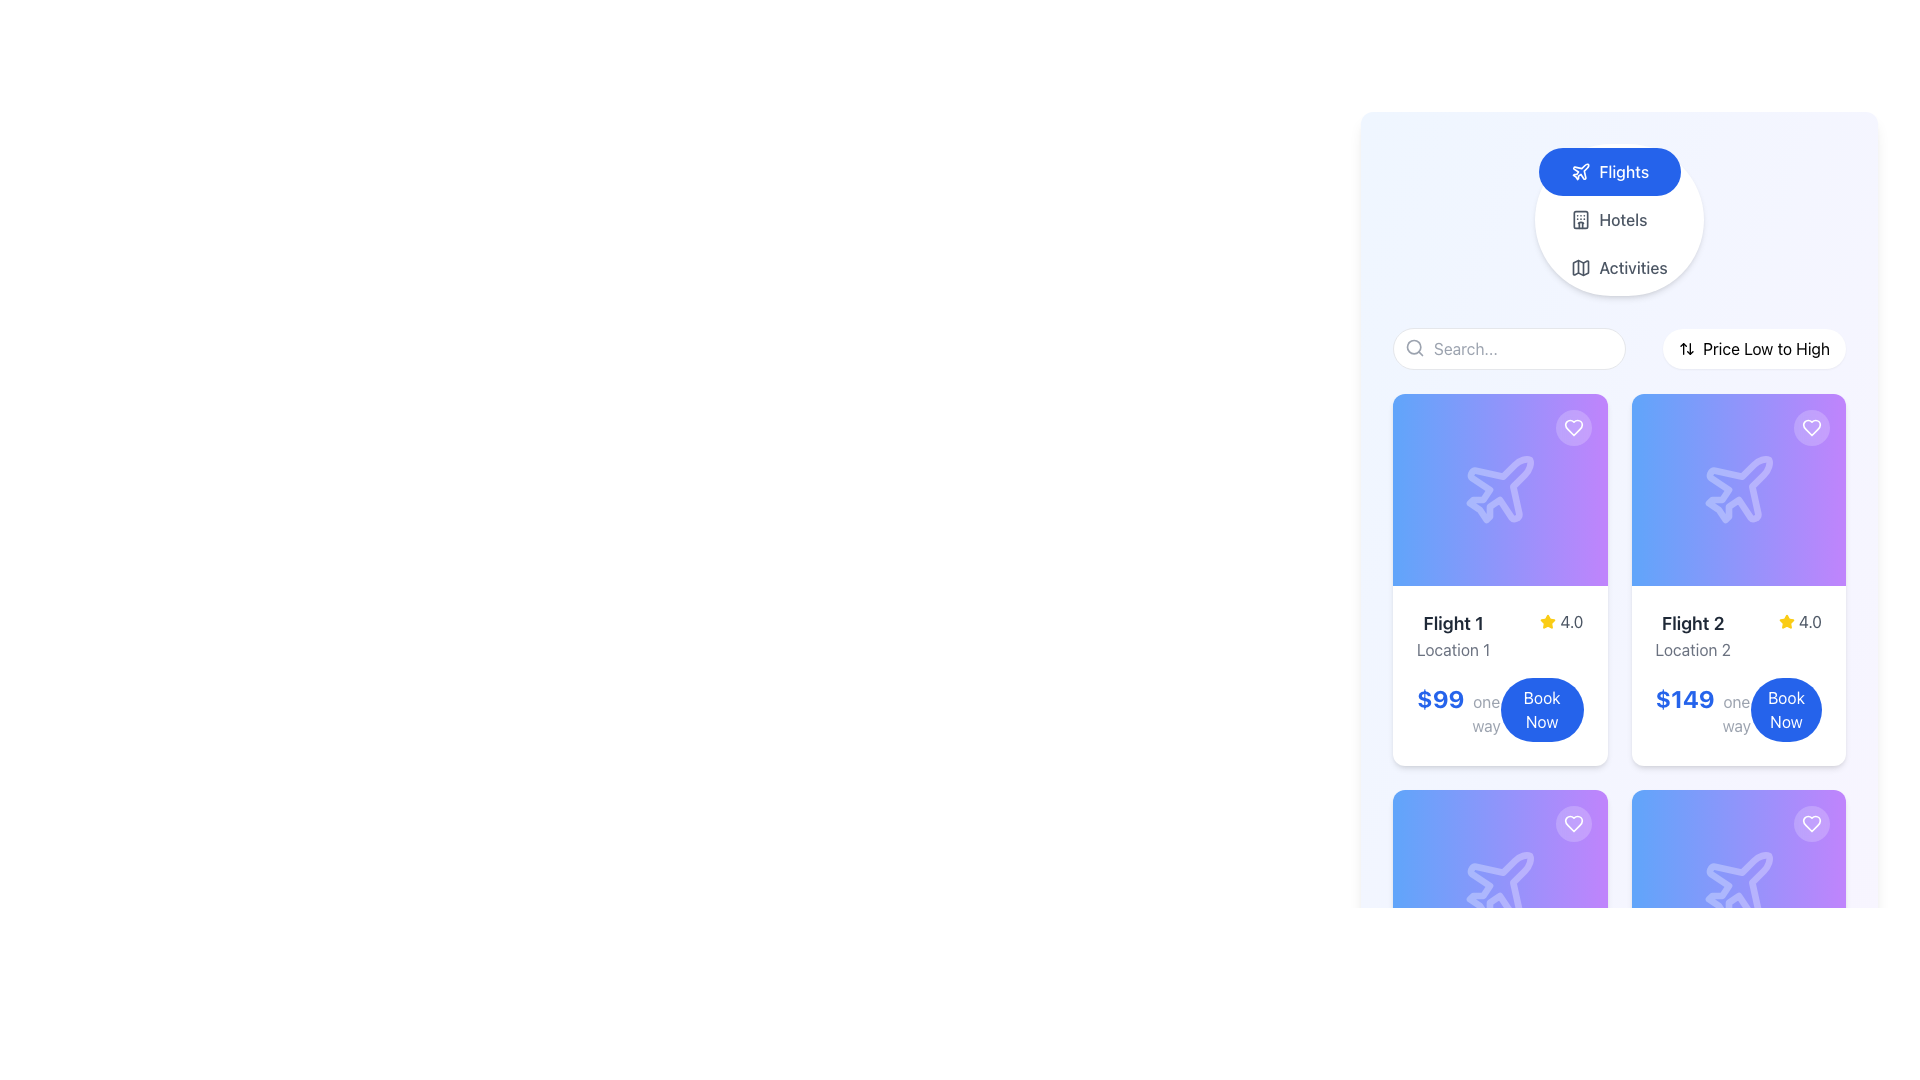 The image size is (1920, 1080). What do you see at coordinates (1624, 171) in the screenshot?
I see `the 'Flights' navigation button, which is styled in bold white text on a blue rounded background` at bounding box center [1624, 171].